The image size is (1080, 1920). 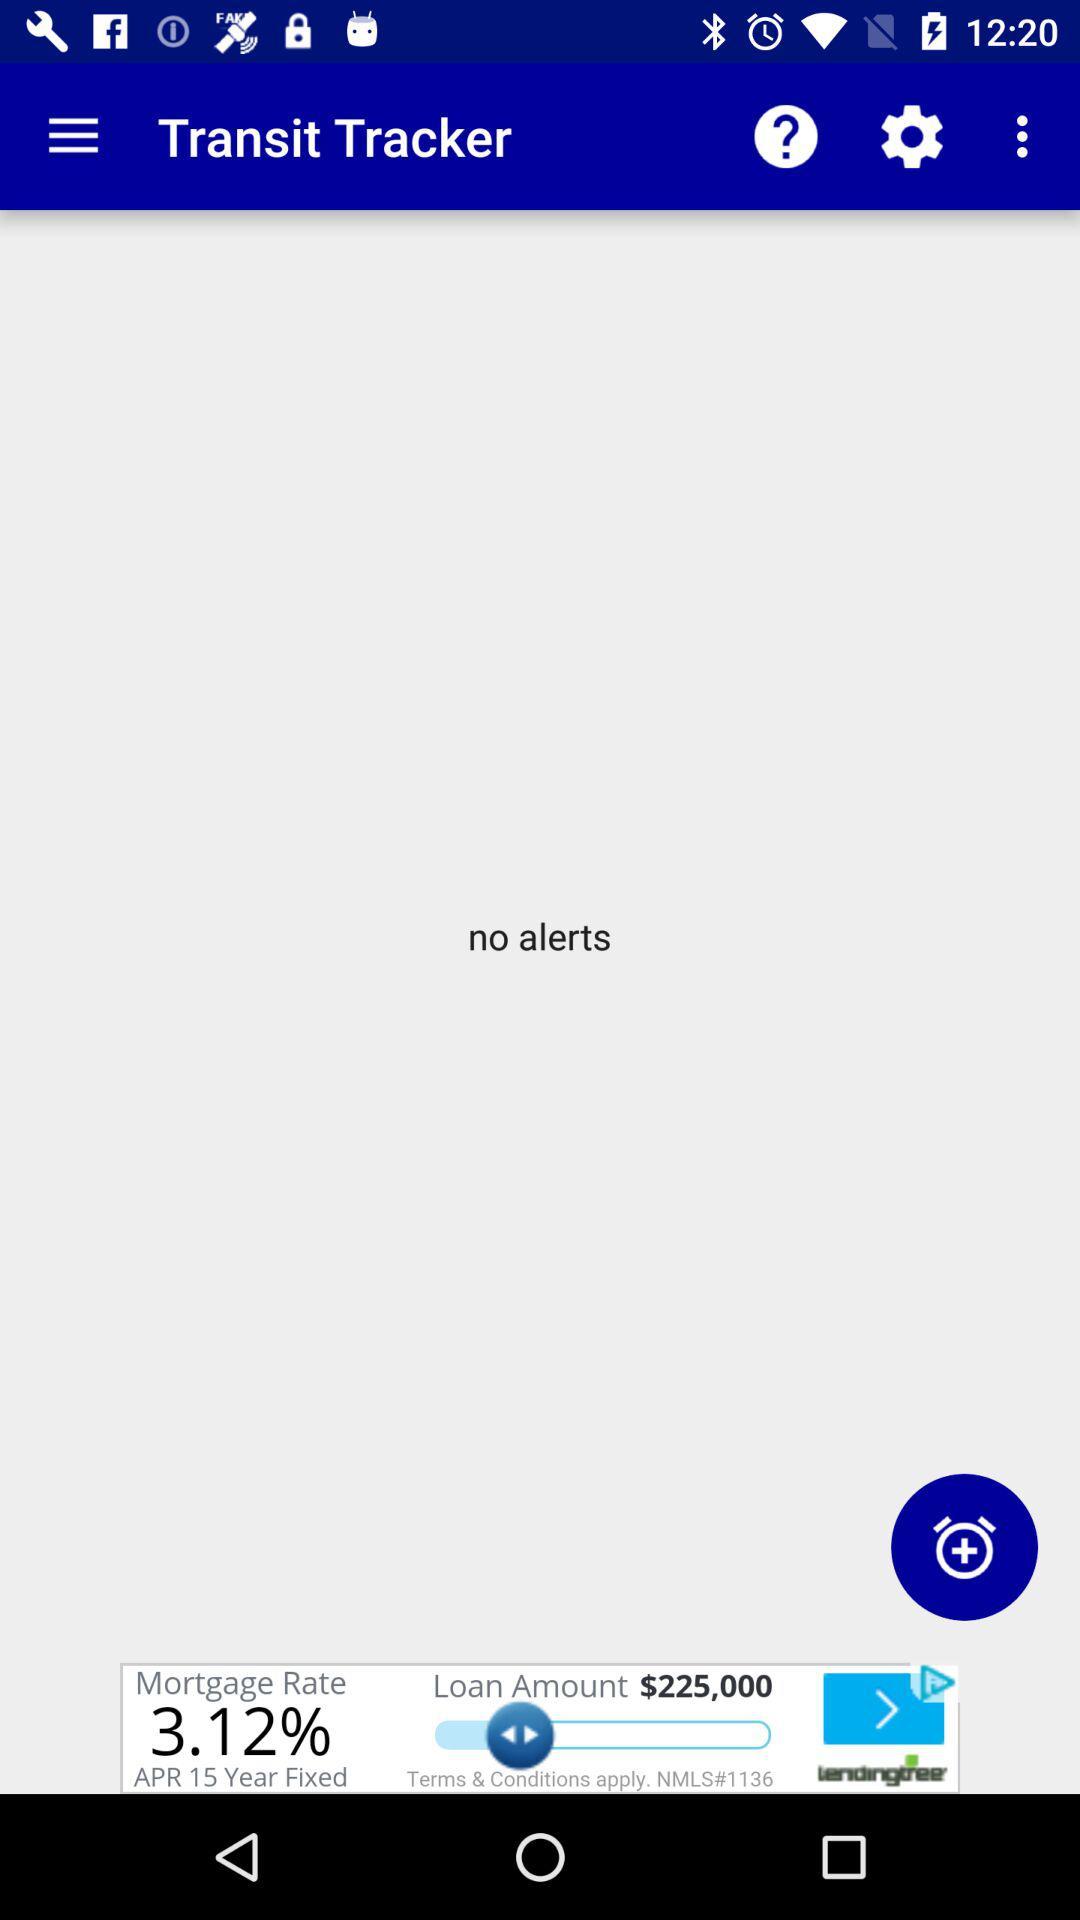 I want to click on the time icon, so click(x=963, y=1546).